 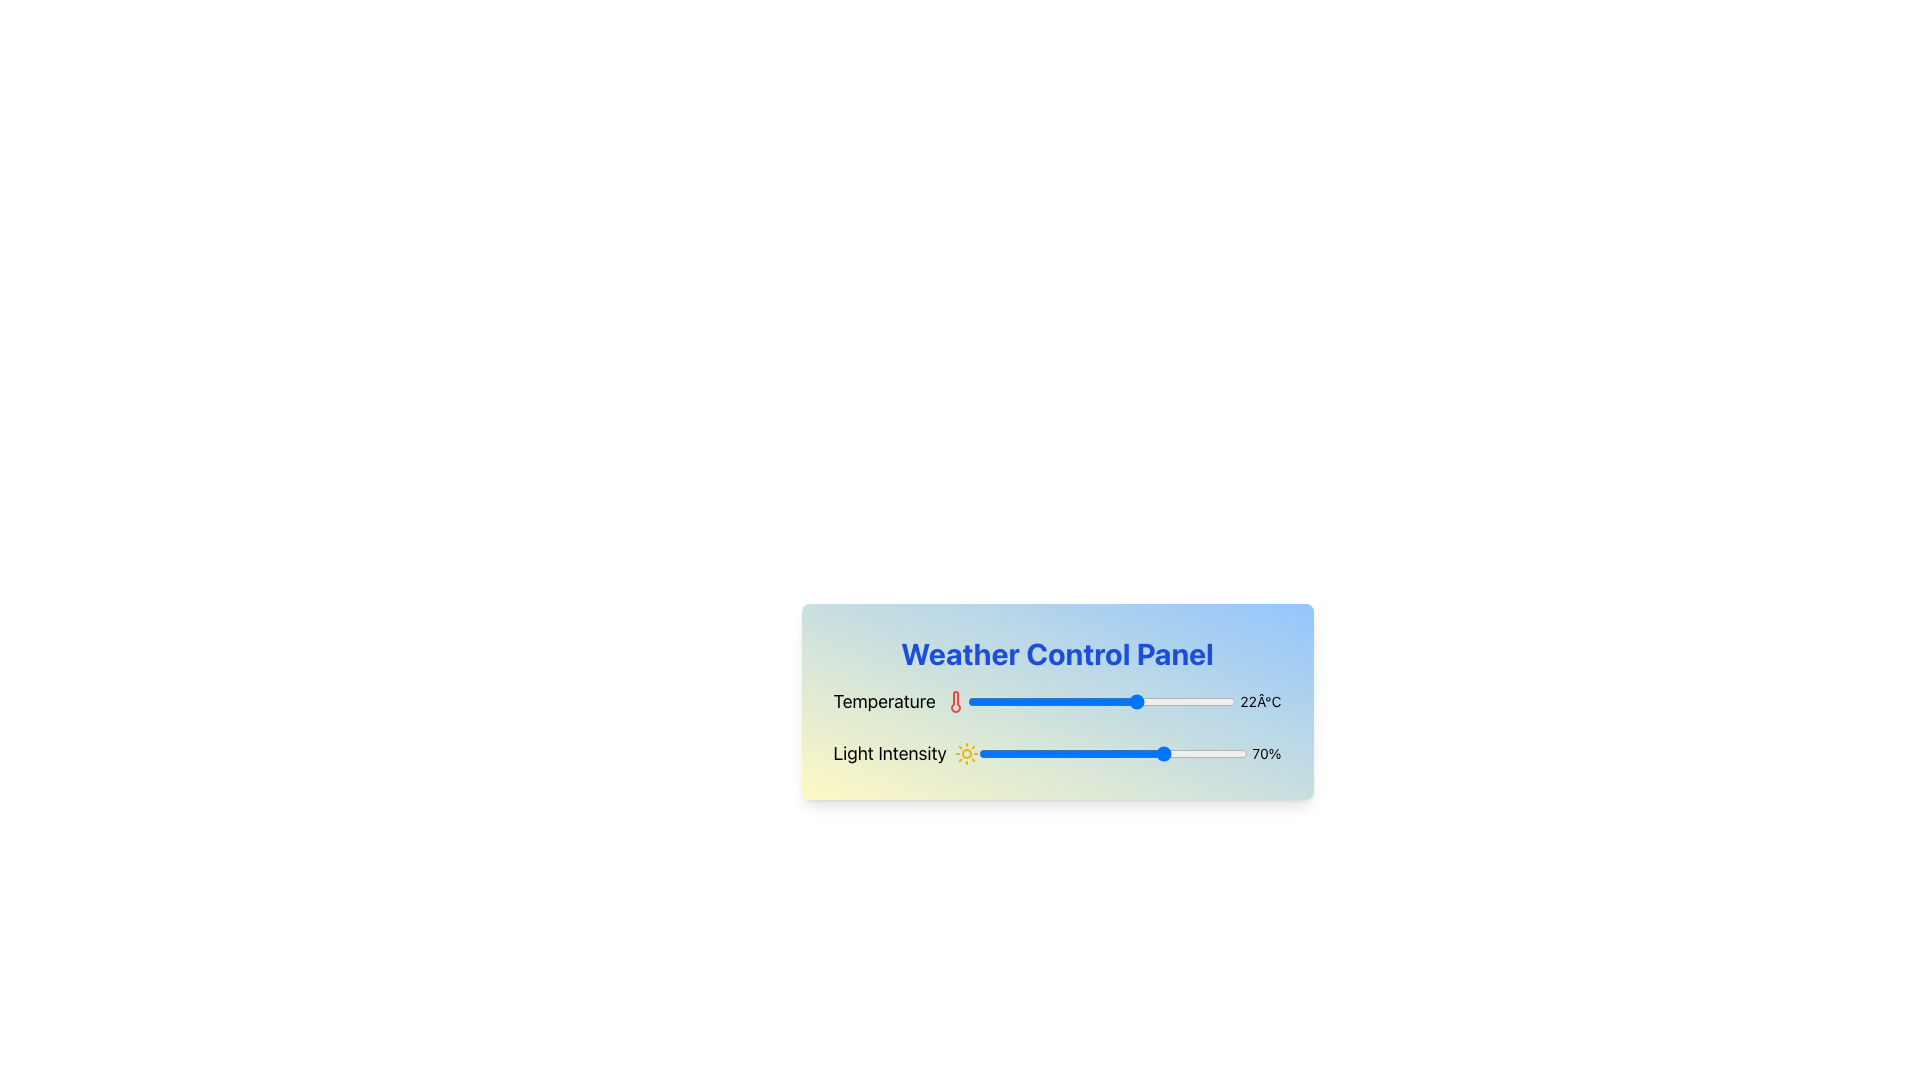 What do you see at coordinates (954, 701) in the screenshot?
I see `the temperature icon located to the right of the 'Temperature' label in the top-left section of the 'Weather Control Panel' card` at bounding box center [954, 701].